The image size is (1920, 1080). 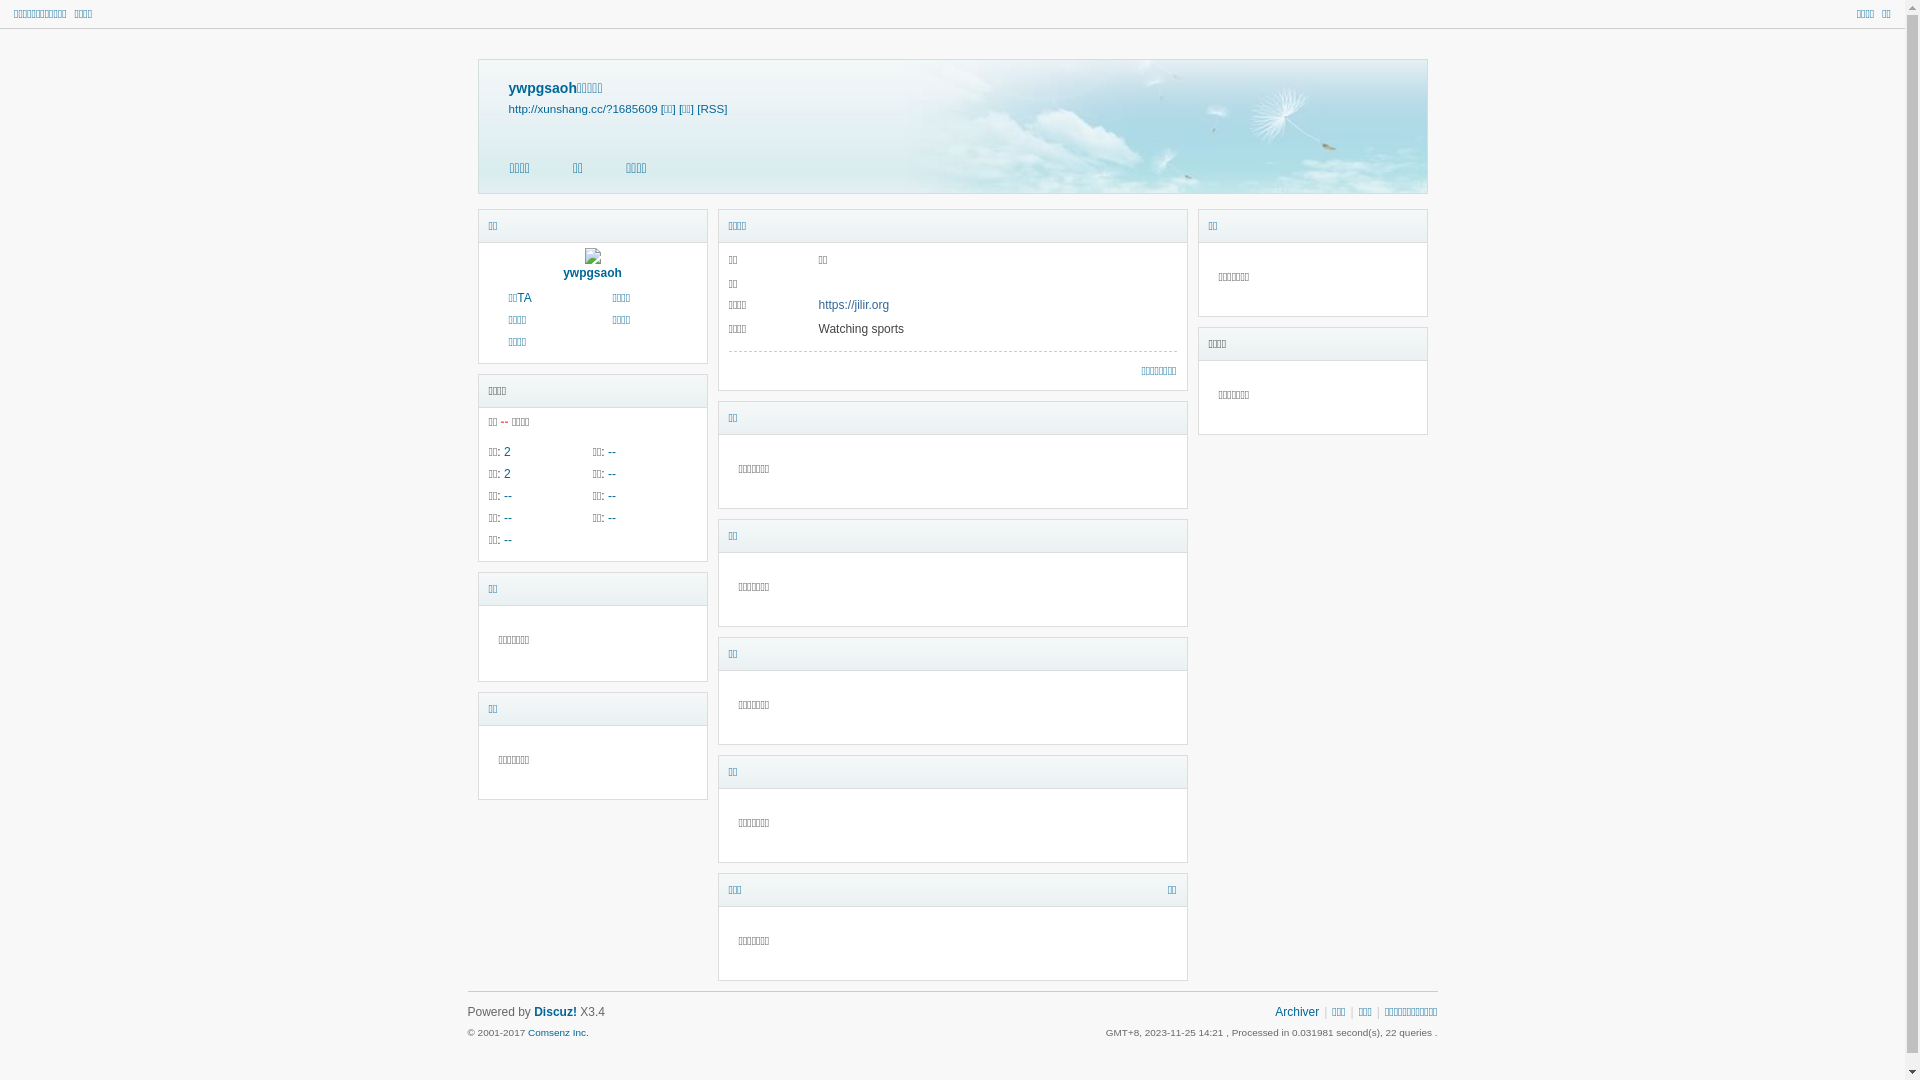 I want to click on '2', so click(x=507, y=451).